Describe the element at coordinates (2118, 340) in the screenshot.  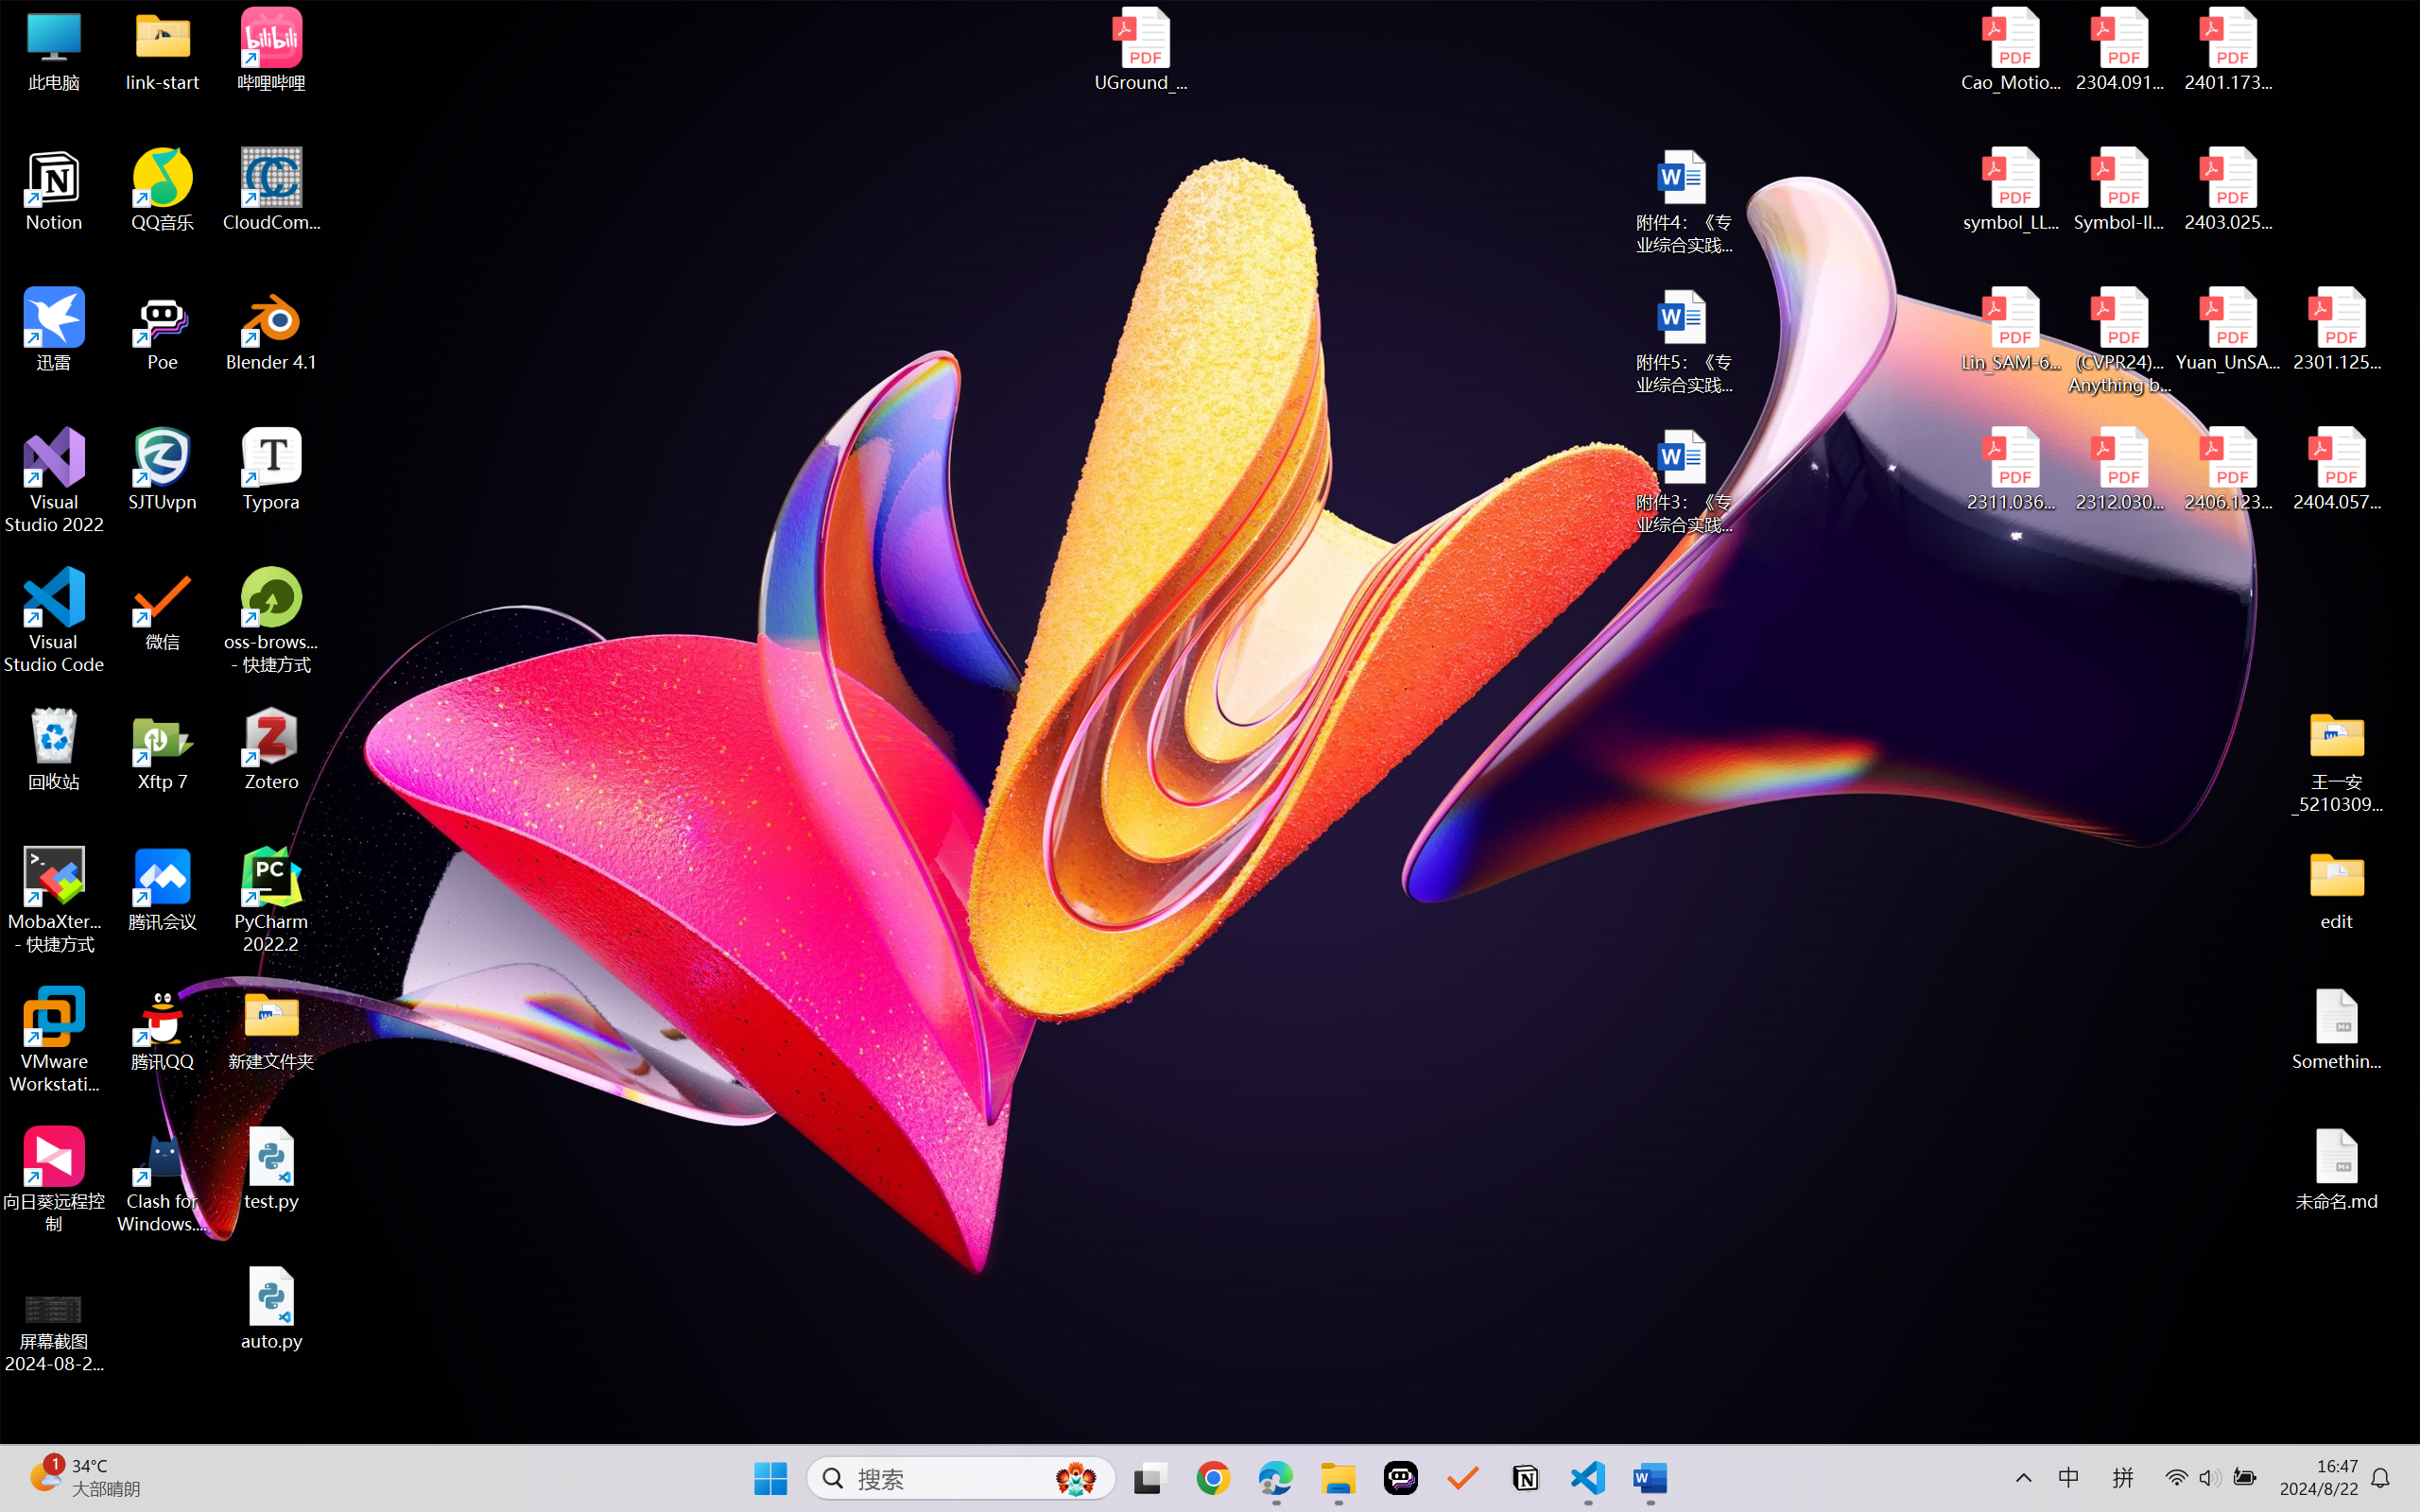
I see `'(CVPR24)Matching Anything by Segmenting Anything.pdf'` at that location.